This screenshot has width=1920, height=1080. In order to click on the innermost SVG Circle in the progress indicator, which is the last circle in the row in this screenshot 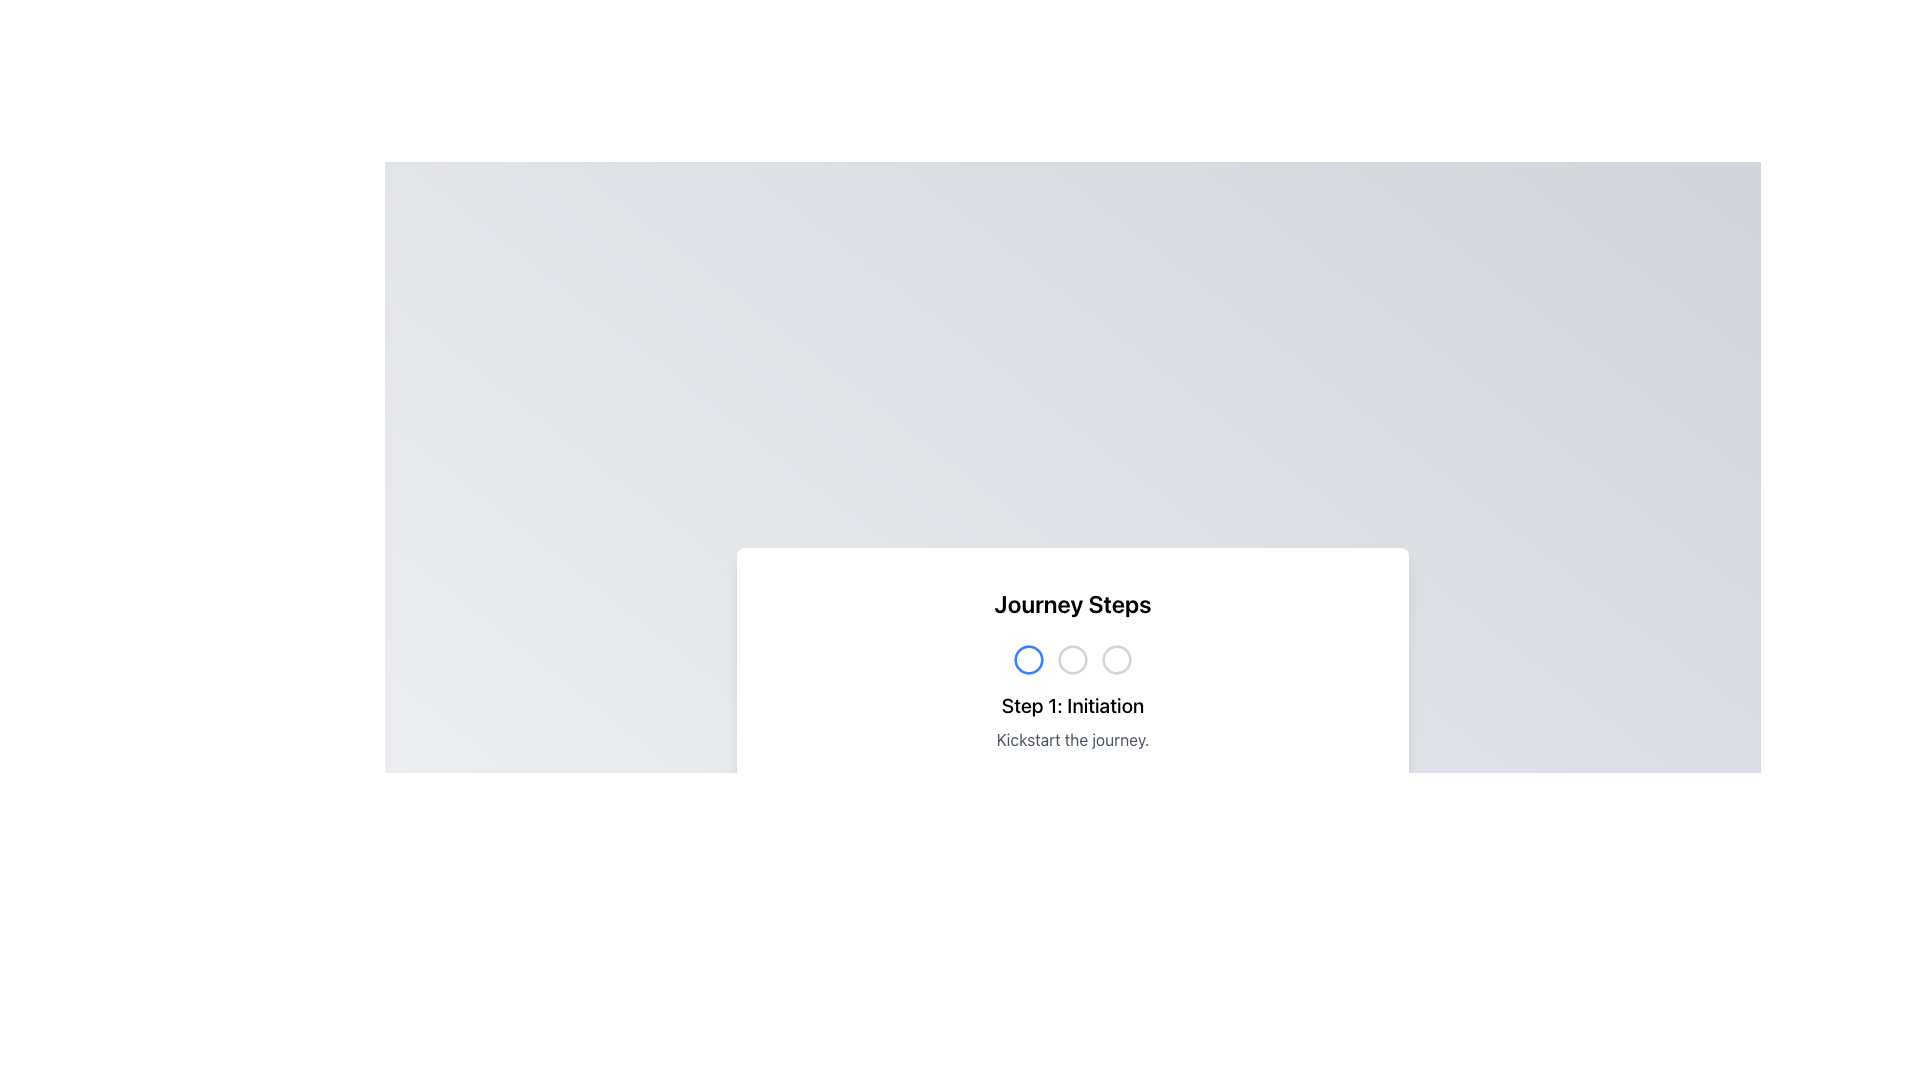, I will do `click(1116, 659)`.